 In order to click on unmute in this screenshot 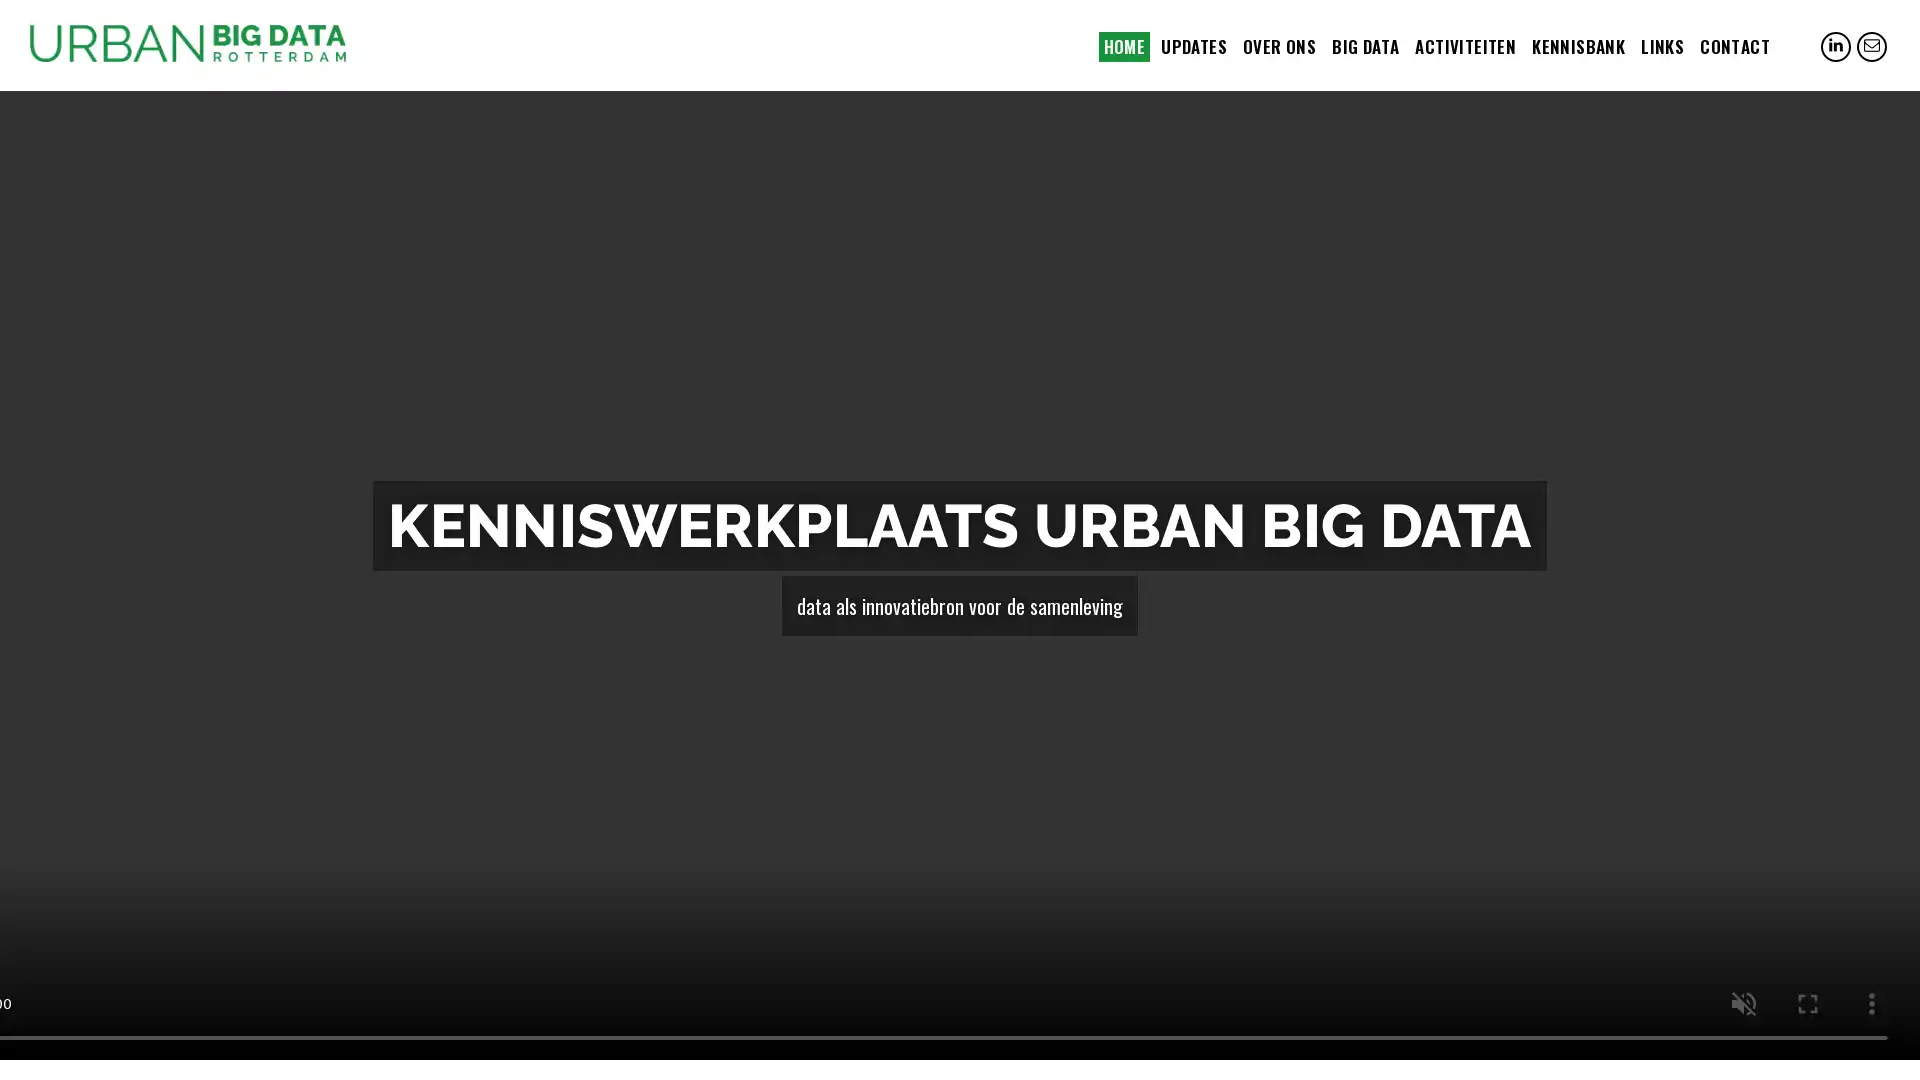, I will do `click(1742, 1003)`.